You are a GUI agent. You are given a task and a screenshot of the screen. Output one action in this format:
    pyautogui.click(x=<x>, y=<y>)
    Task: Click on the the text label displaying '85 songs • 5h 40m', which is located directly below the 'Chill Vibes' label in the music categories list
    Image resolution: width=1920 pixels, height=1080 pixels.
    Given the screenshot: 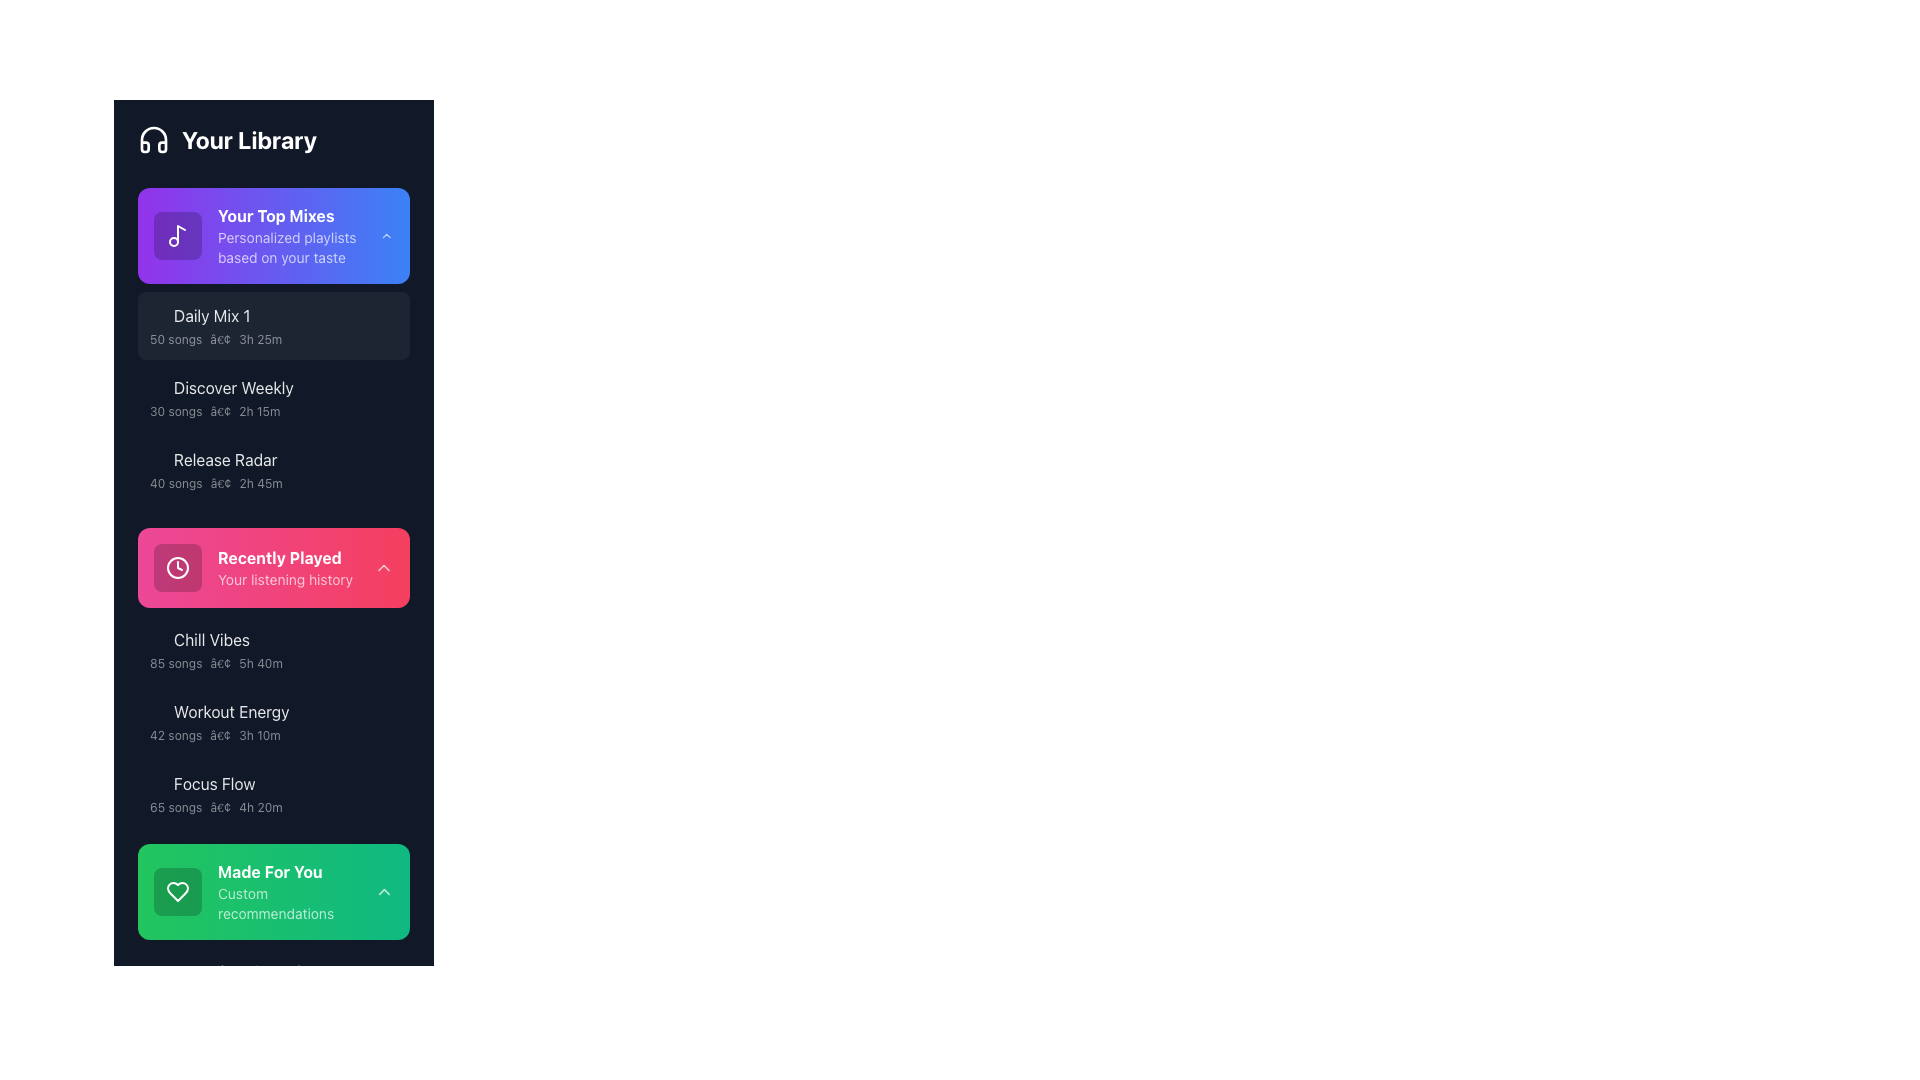 What is the action you would take?
    pyautogui.click(x=263, y=663)
    